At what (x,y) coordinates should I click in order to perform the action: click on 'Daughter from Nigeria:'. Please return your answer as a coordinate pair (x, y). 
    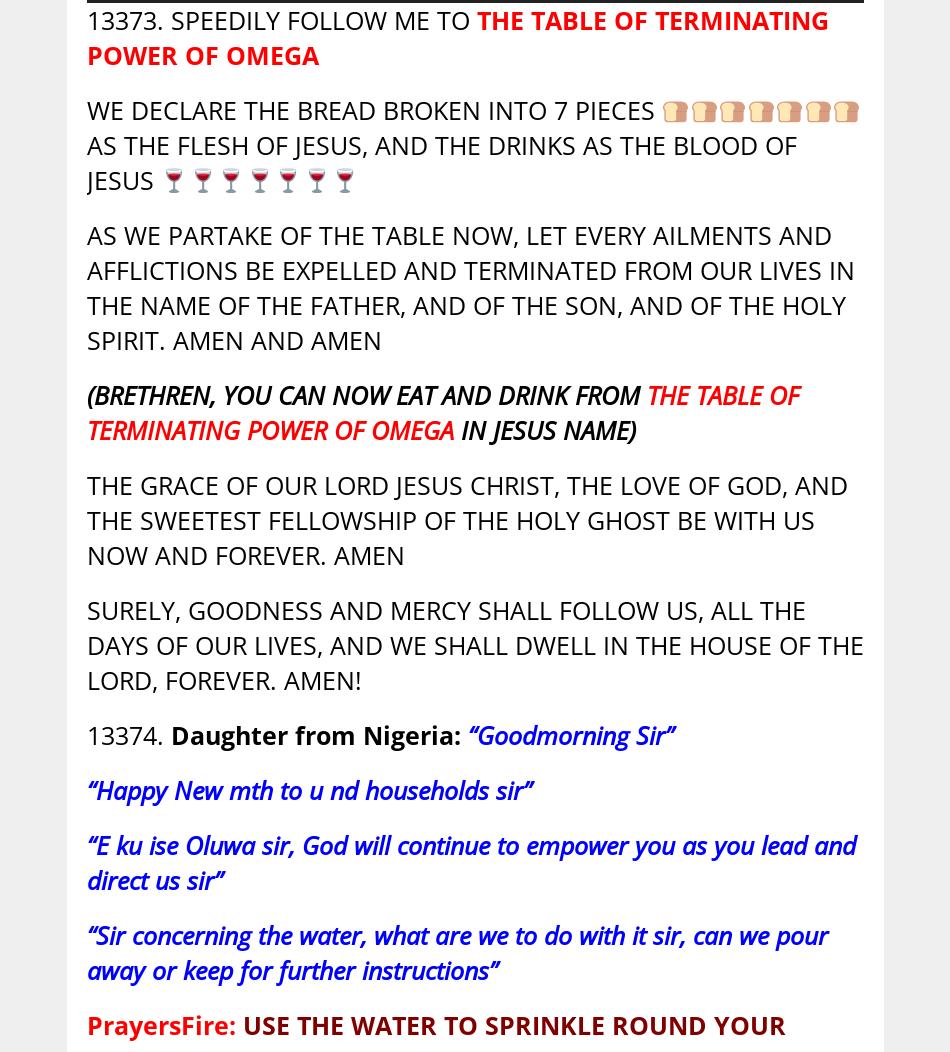
    Looking at the image, I should click on (169, 735).